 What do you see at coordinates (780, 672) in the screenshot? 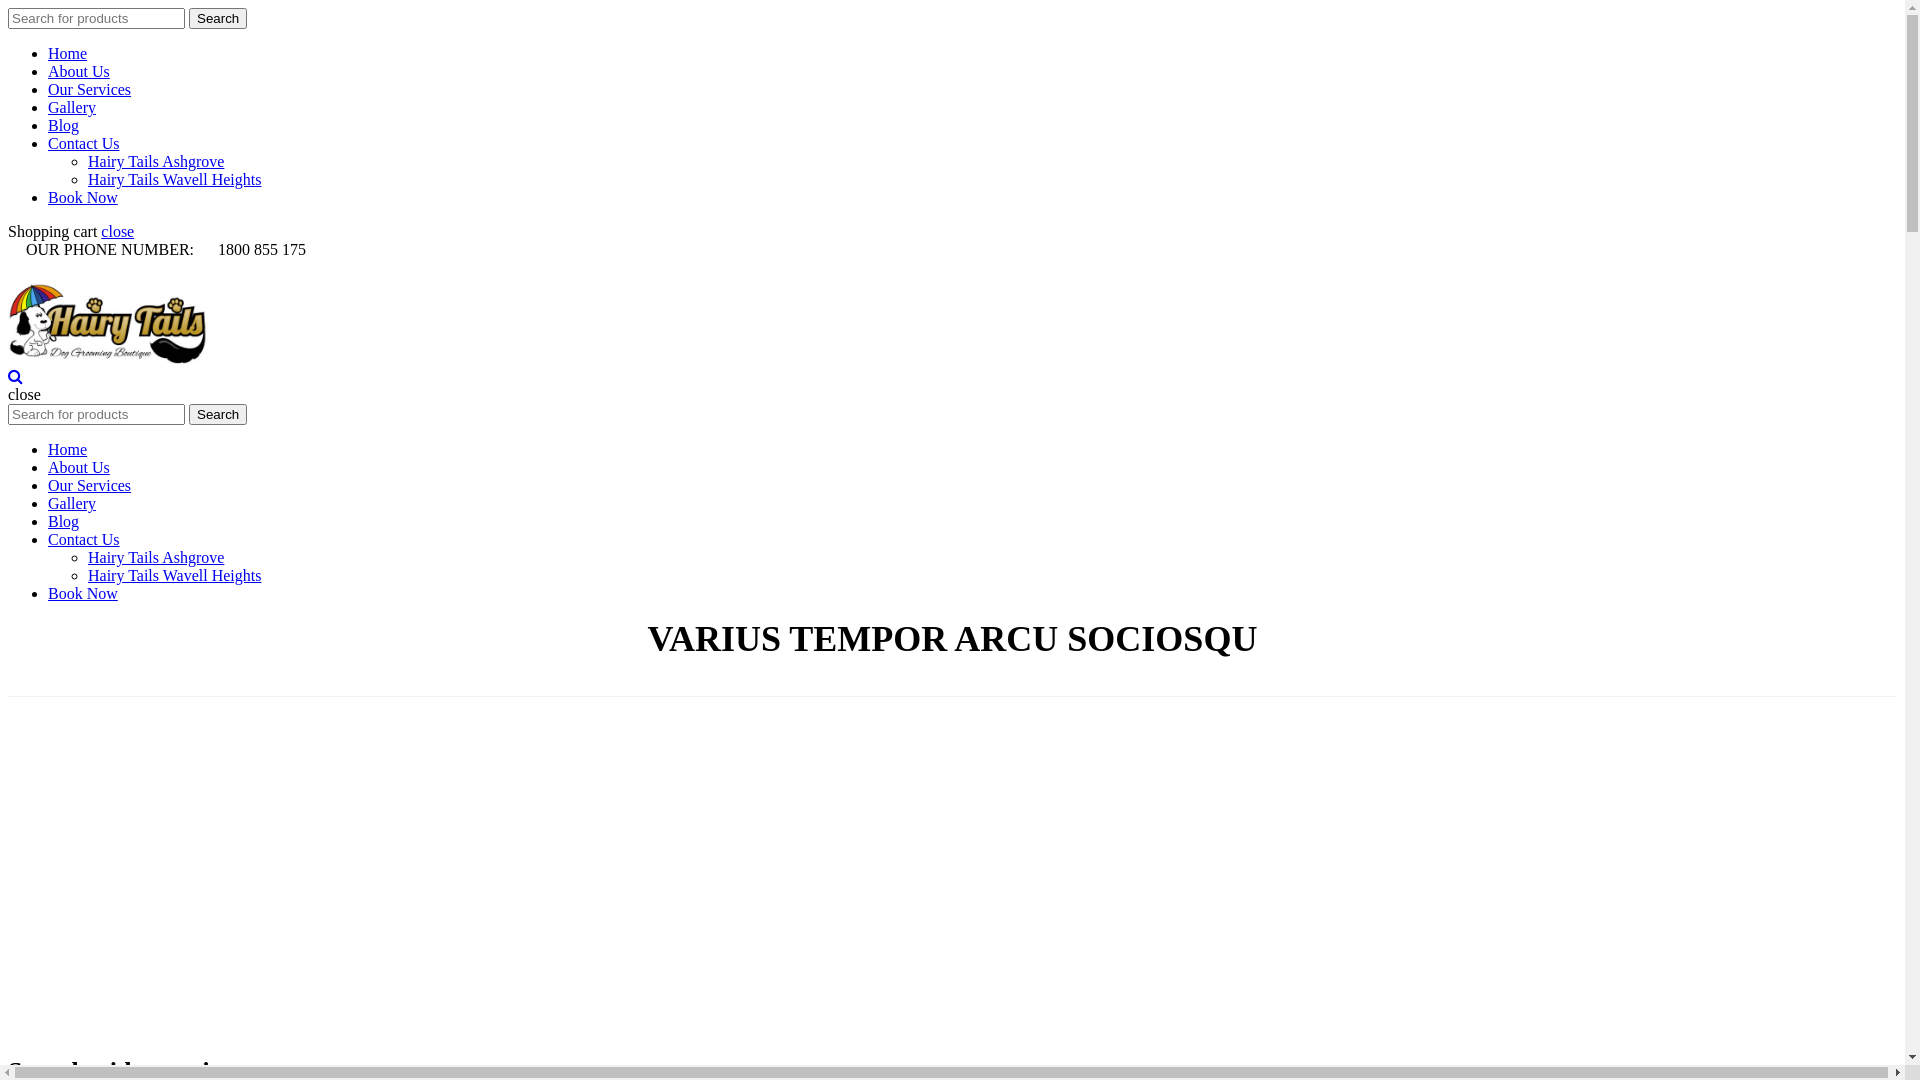
I see `'Home'` at bounding box center [780, 672].